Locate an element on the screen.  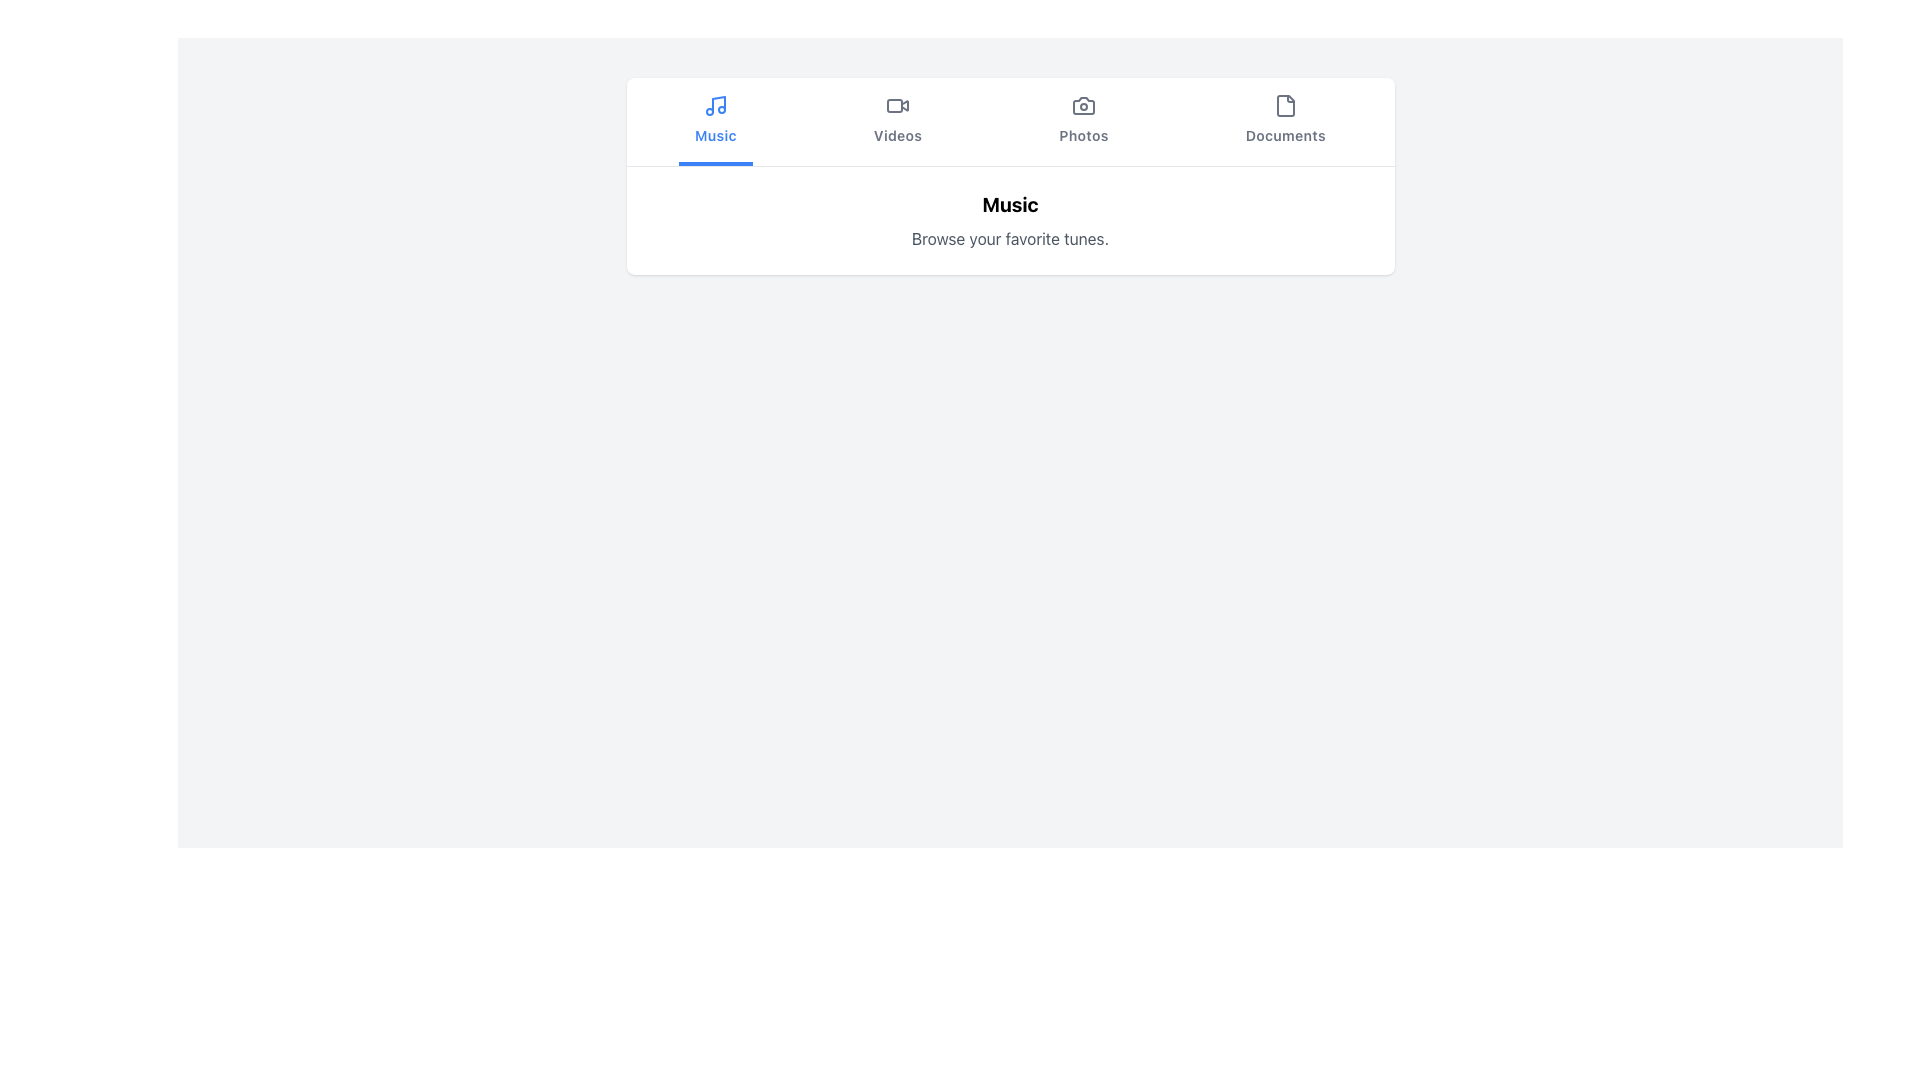
the 'Videos' tab option in the navigation bar is located at coordinates (896, 122).